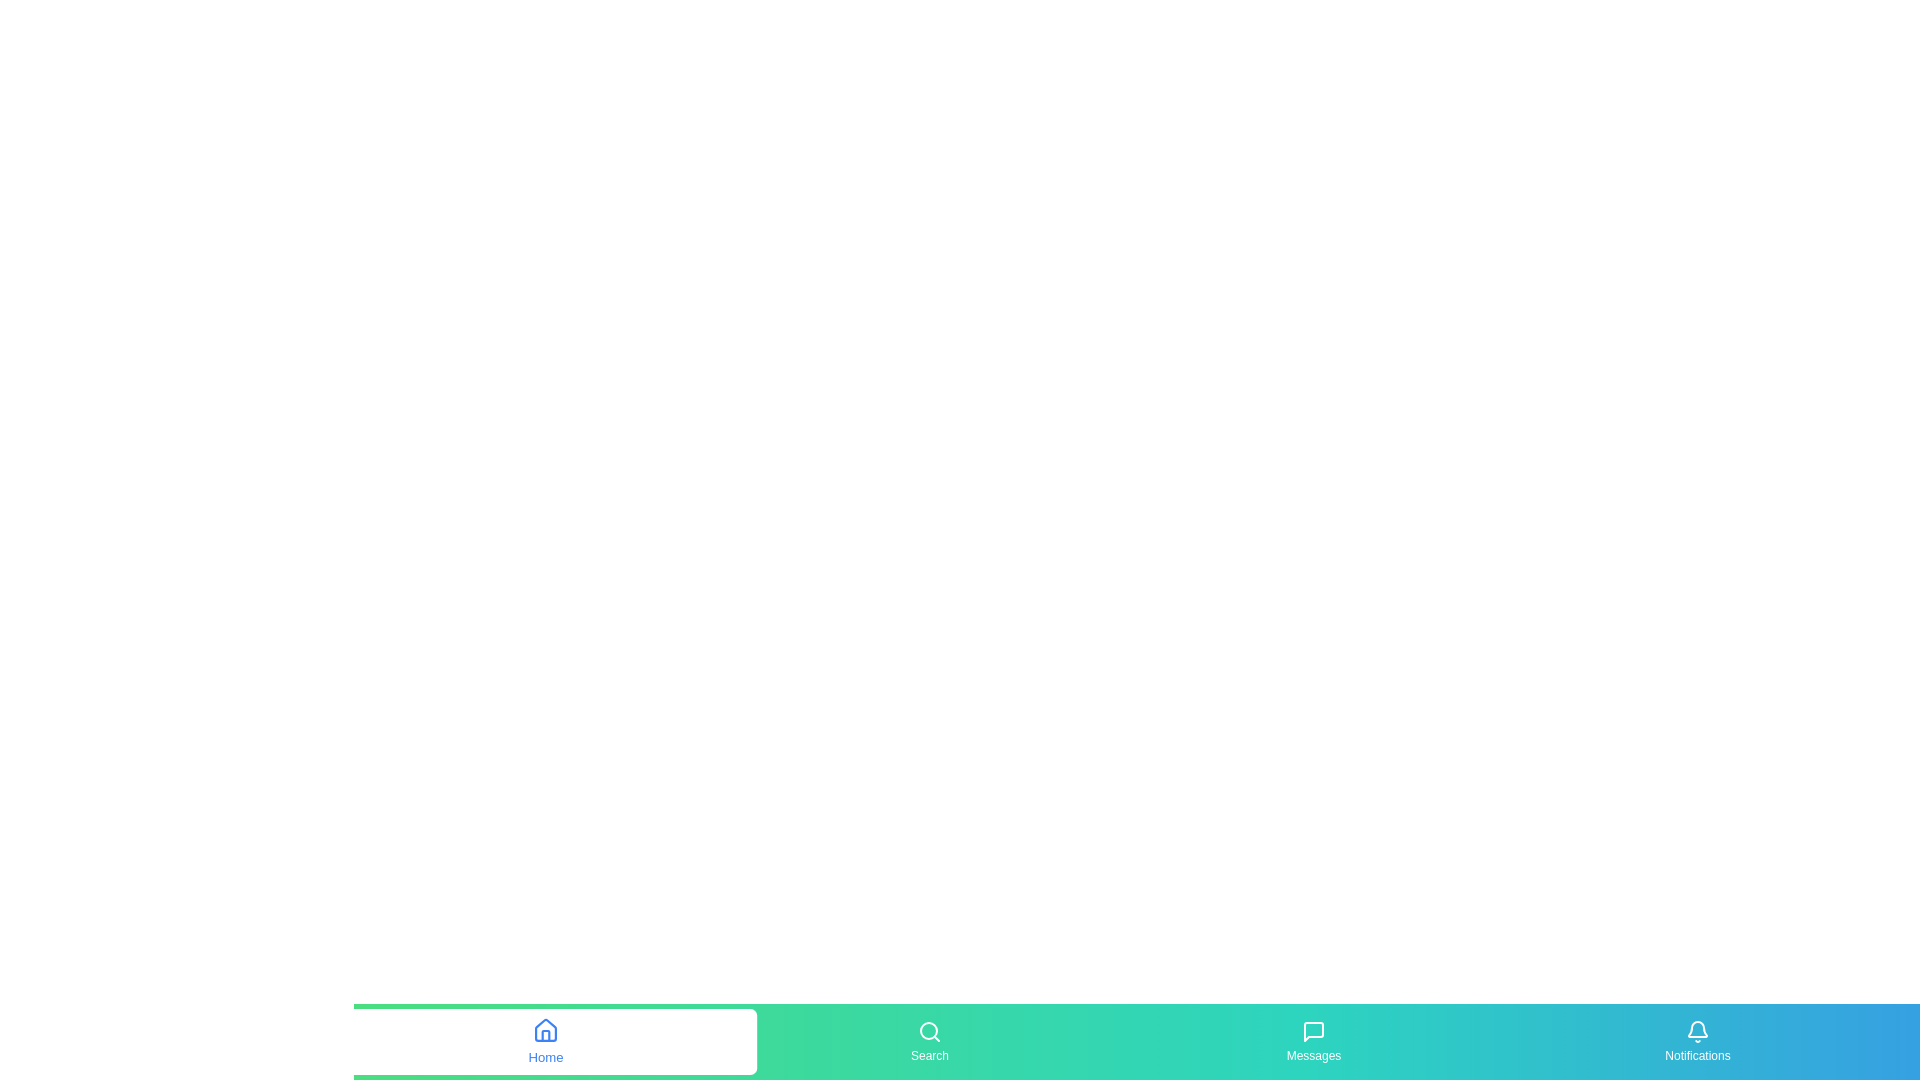 This screenshot has width=1920, height=1080. Describe the element at coordinates (1314, 1040) in the screenshot. I see `the Messages button to observe its hover effect` at that location.